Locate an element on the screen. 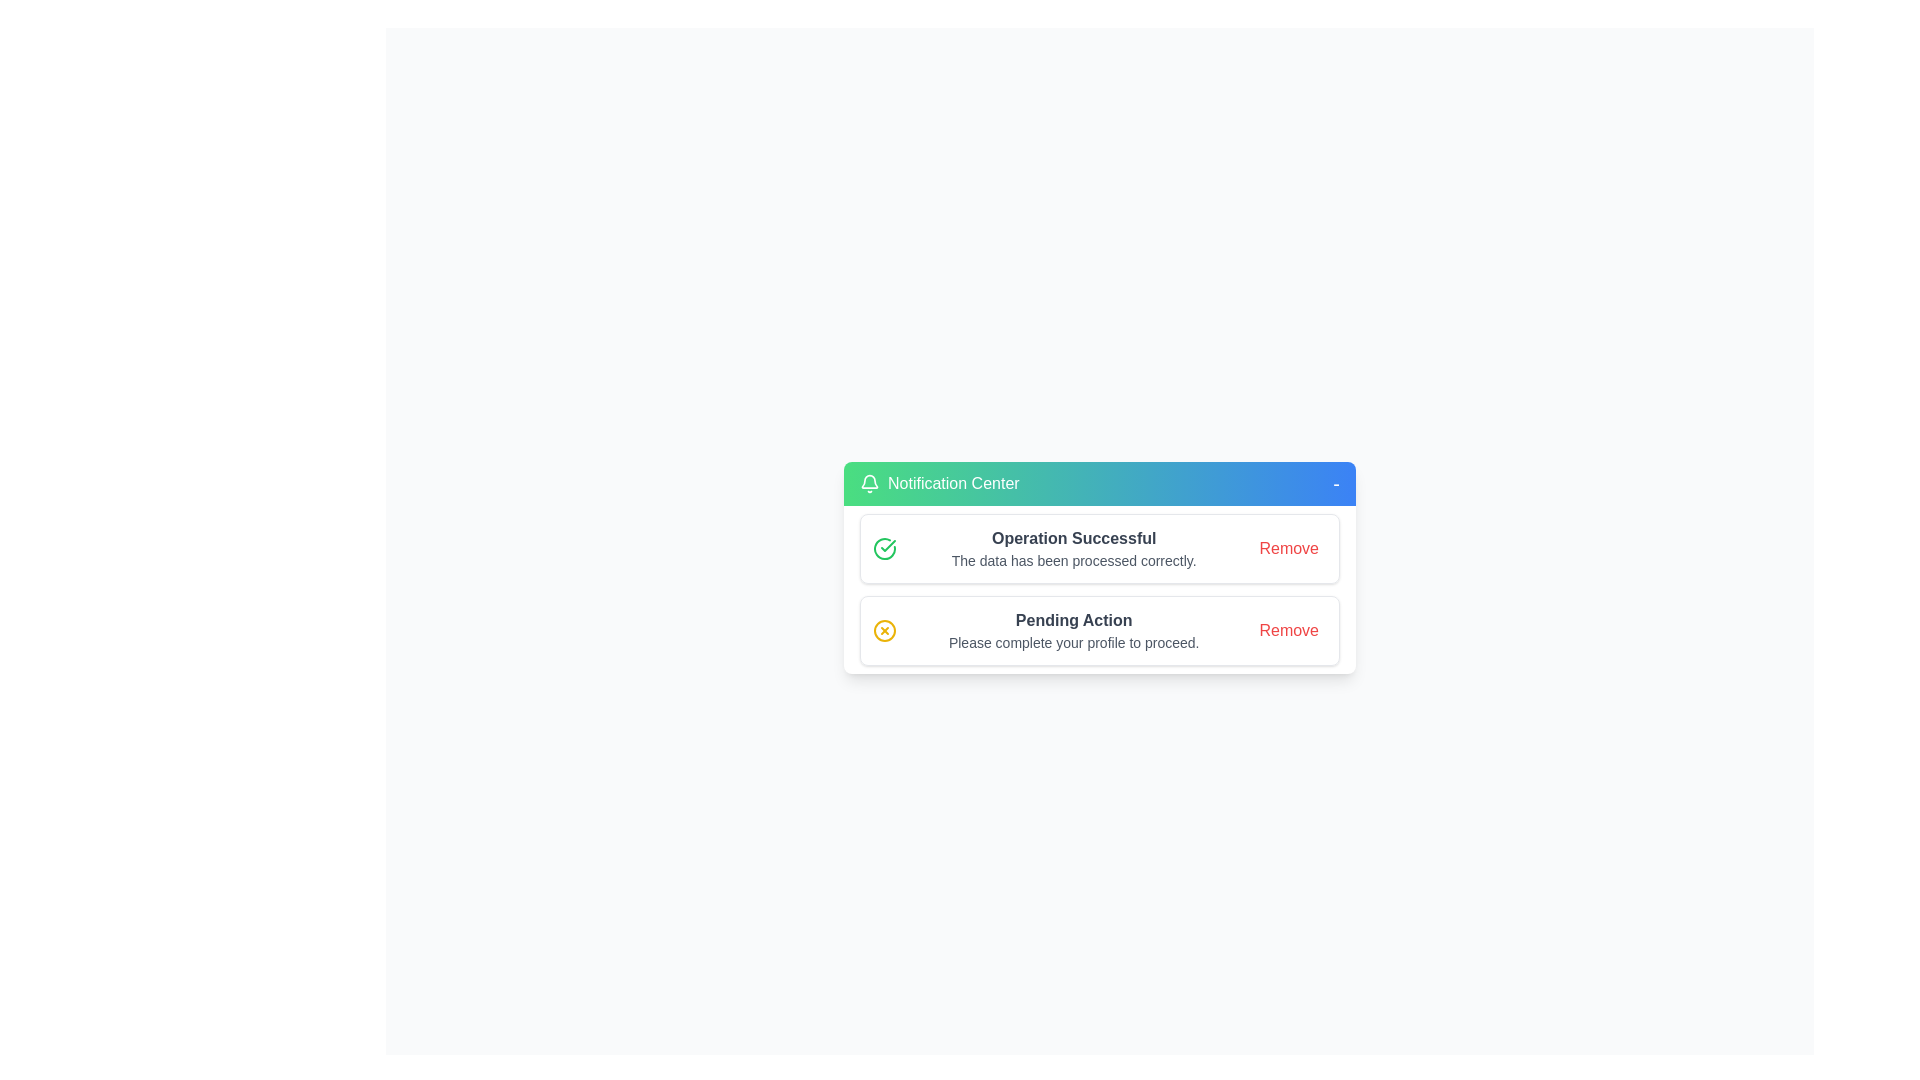  the 'Remove' text button in red color located at the bottom right of the 'Pending Action' notification card is located at coordinates (1289, 631).